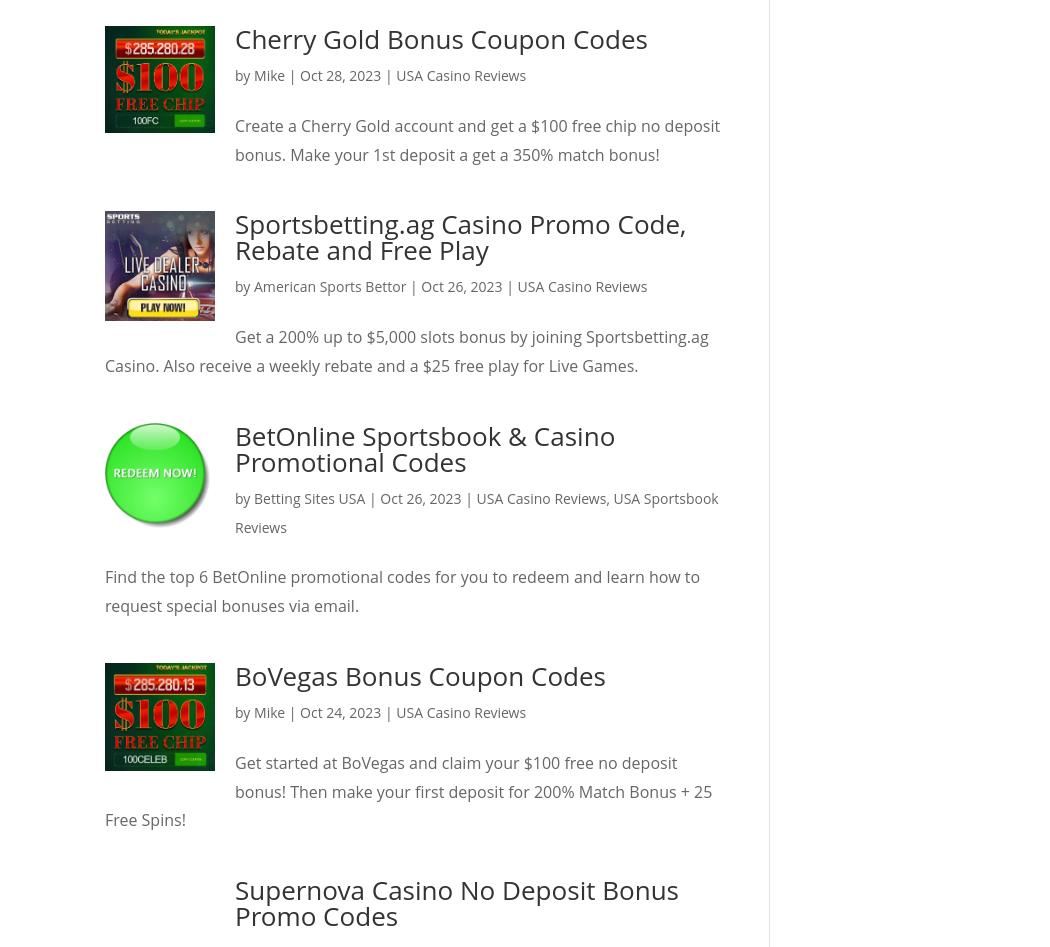 This screenshot has width=1050, height=947. I want to click on 'American Sports Bettor', so click(330, 285).